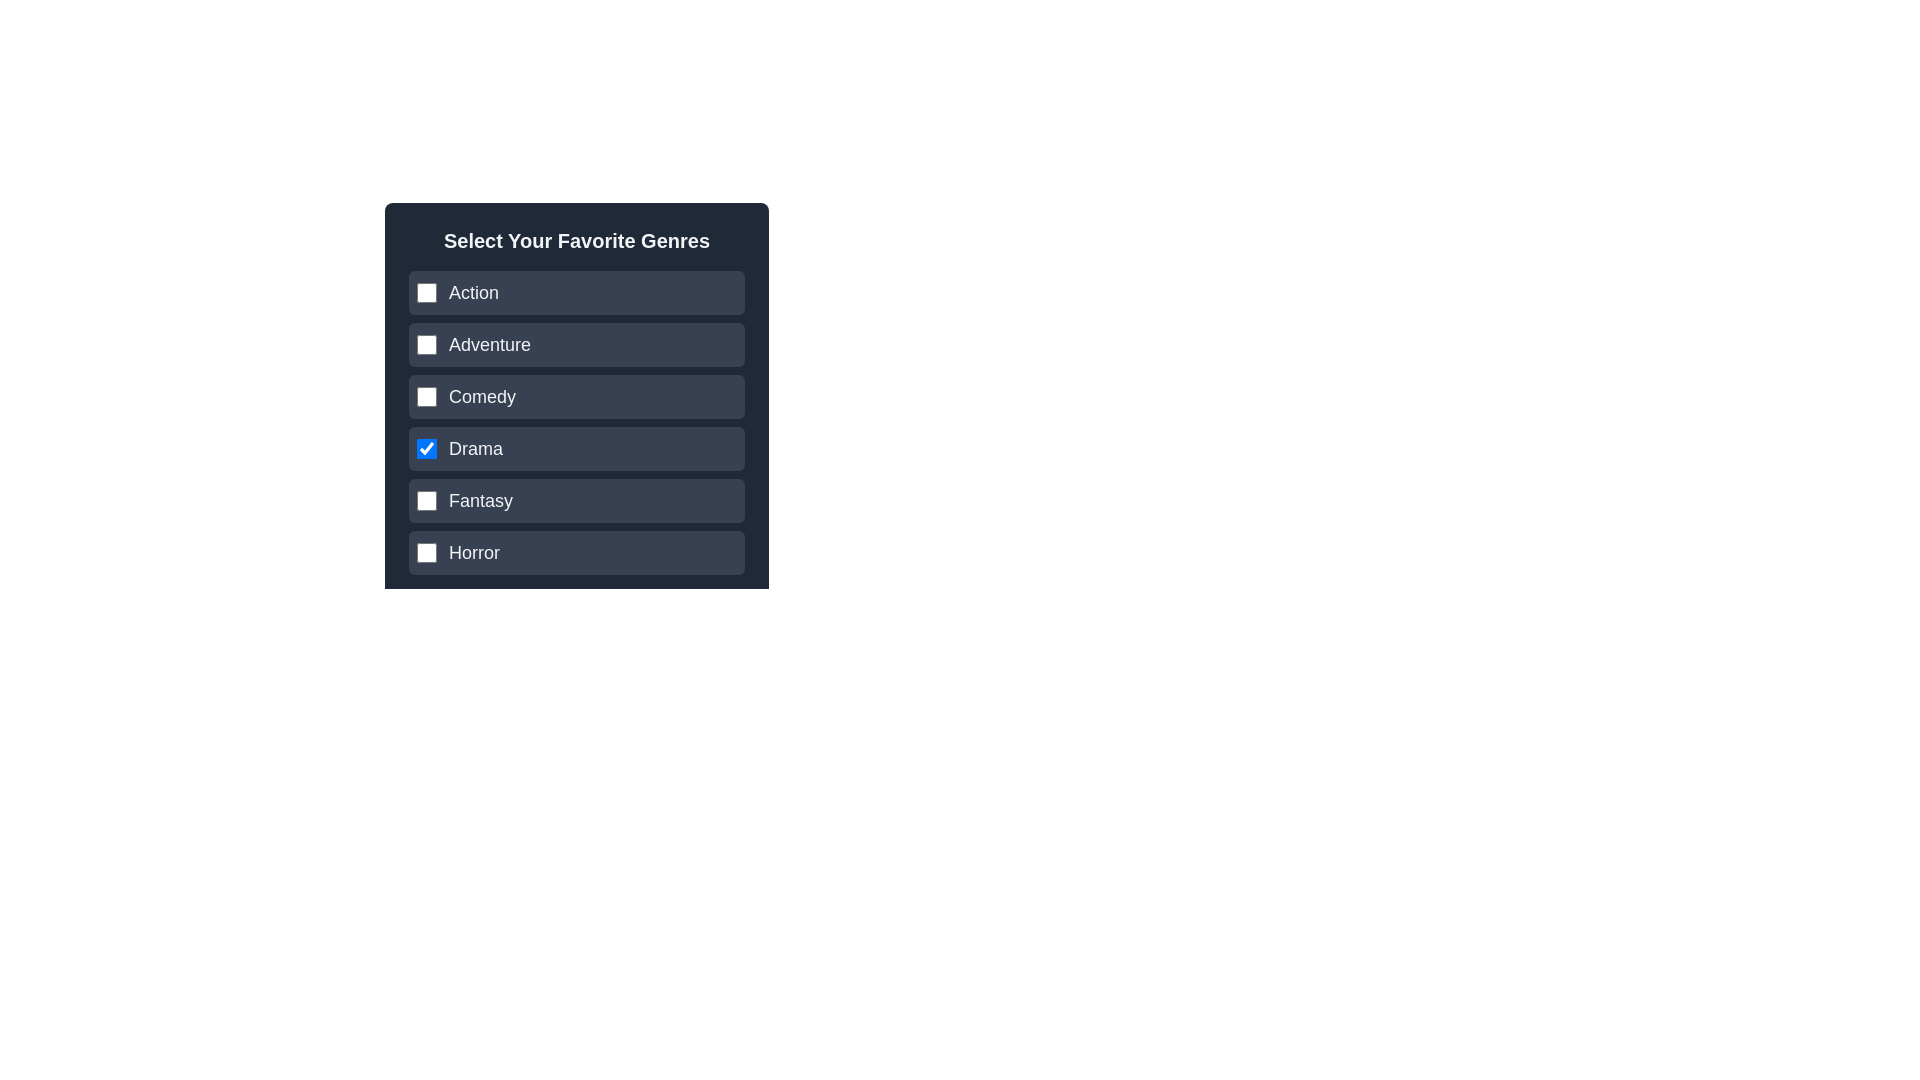 This screenshot has width=1920, height=1080. I want to click on the checkbox labeled 'Fantasy' in the list of genres under 'Select Your Favorite Genres' and focus on it using keyboard navigation, so click(575, 500).